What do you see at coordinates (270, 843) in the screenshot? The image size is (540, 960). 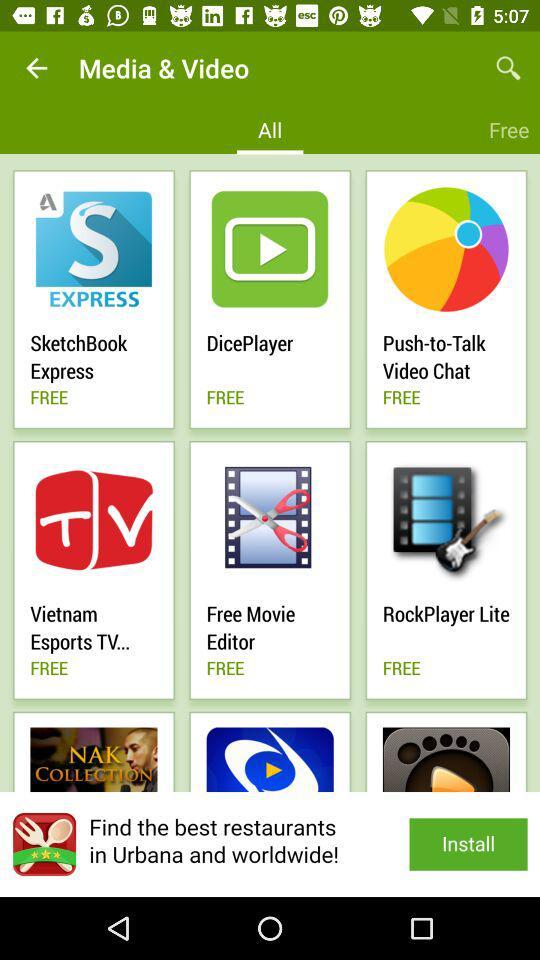 I see `install a new app` at bounding box center [270, 843].